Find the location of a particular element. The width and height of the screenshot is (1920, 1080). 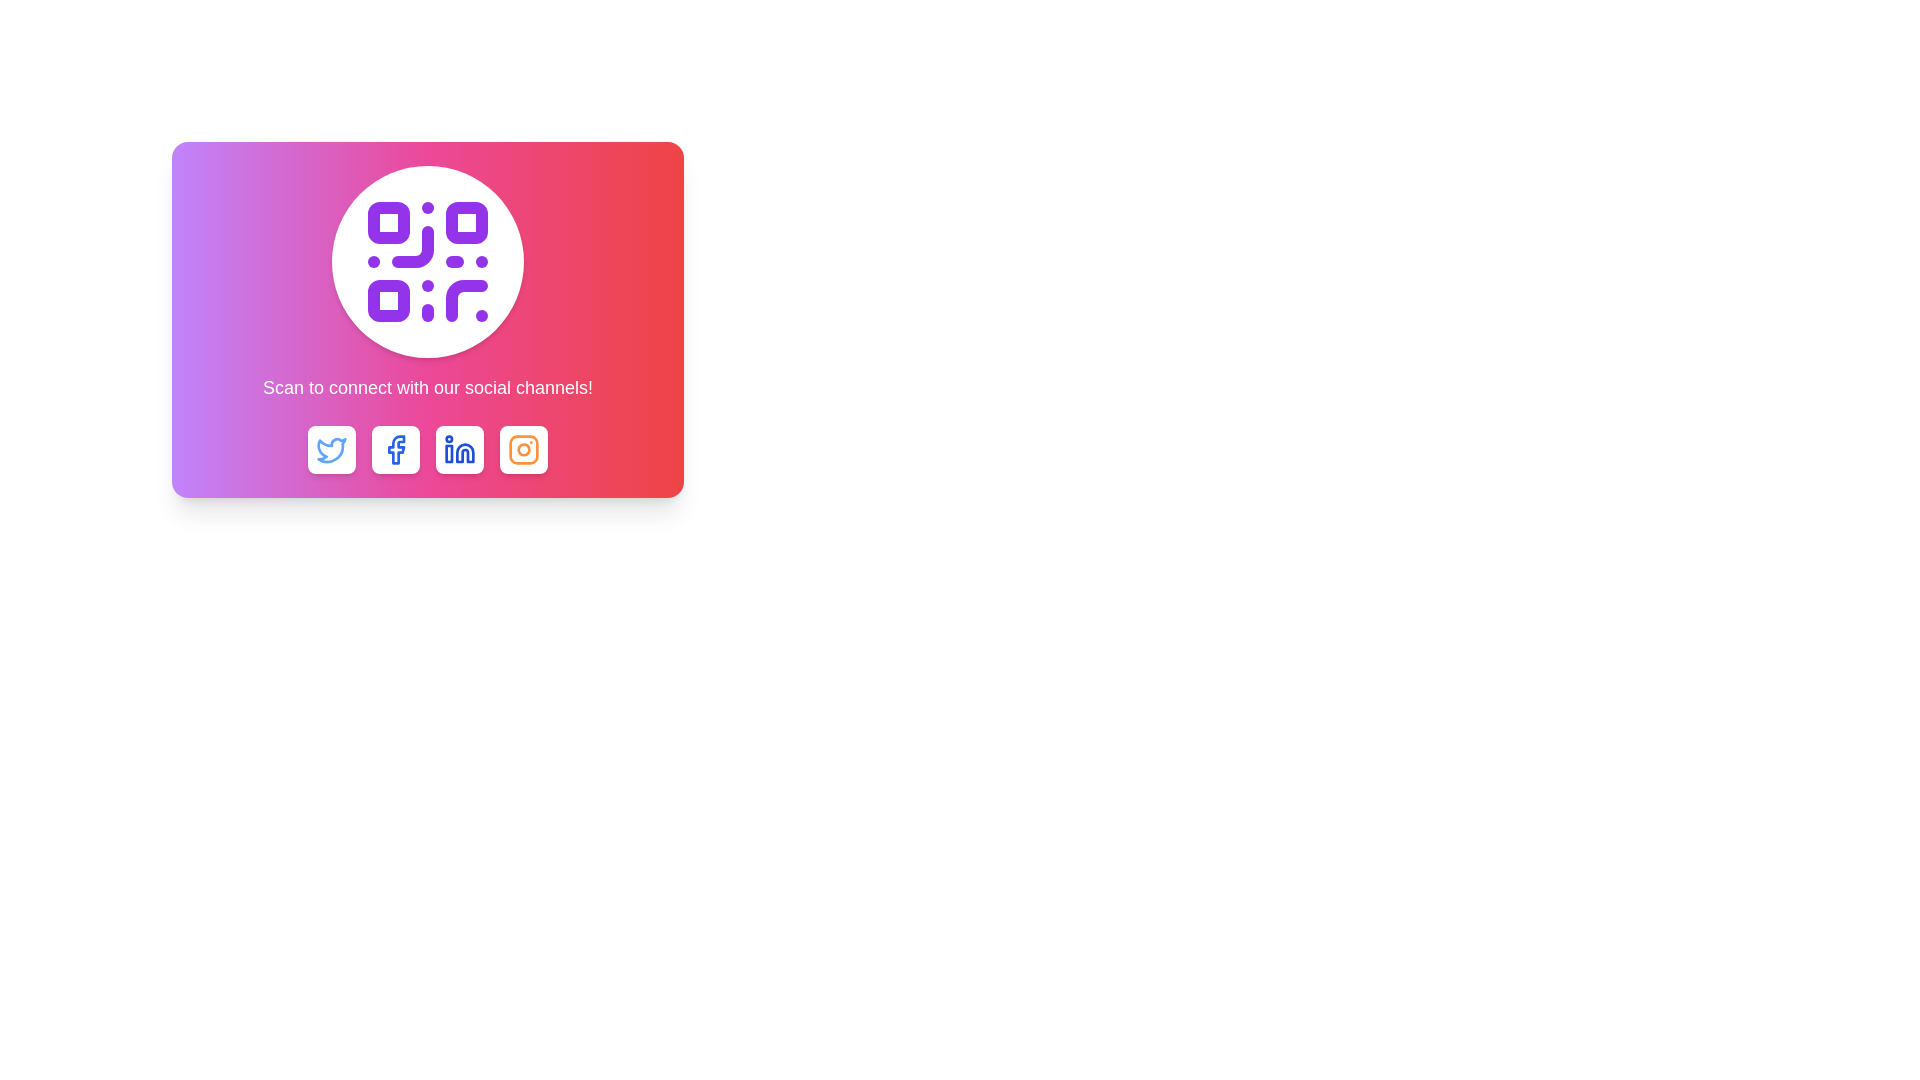

the Twitter icon button located is located at coordinates (331, 450).